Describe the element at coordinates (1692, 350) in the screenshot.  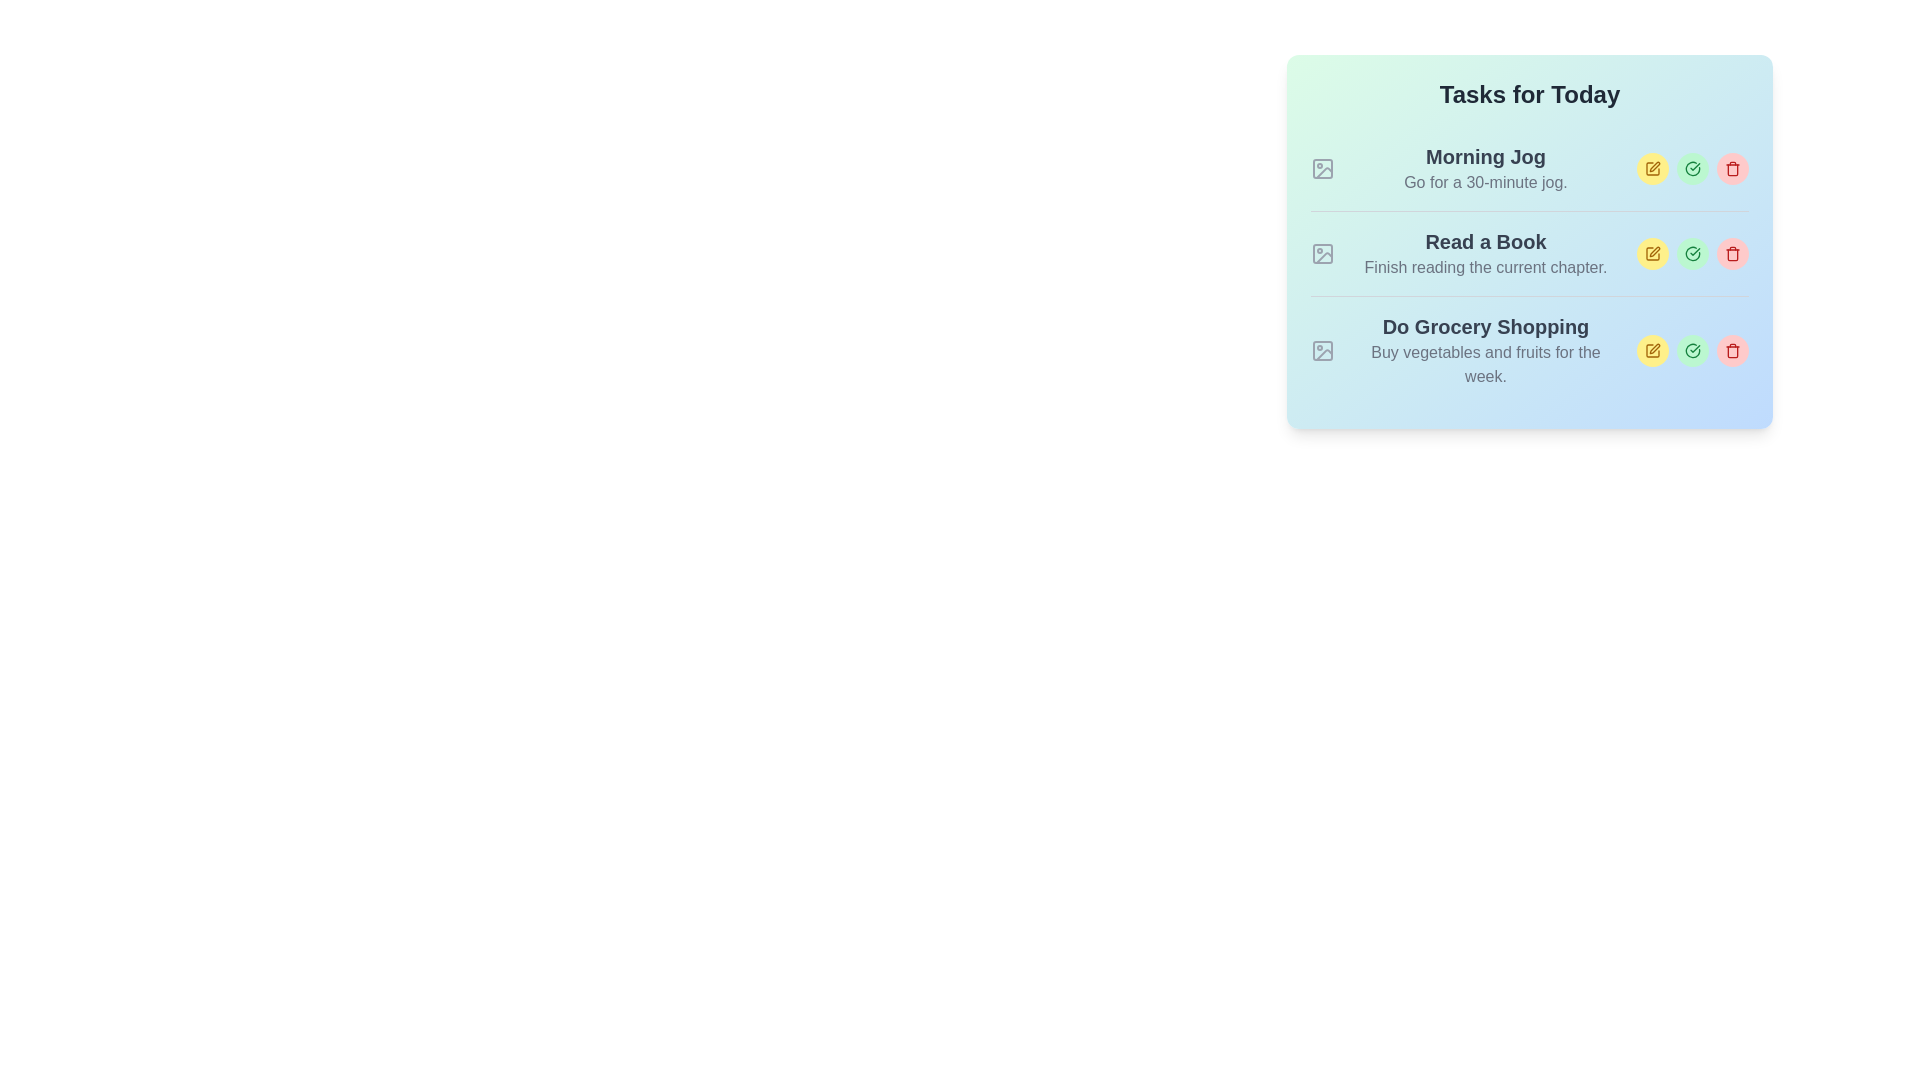
I see `the button in the bottom-right part of the task list interface to mark the task 'Do Grocery Shopping' as complete` at that location.